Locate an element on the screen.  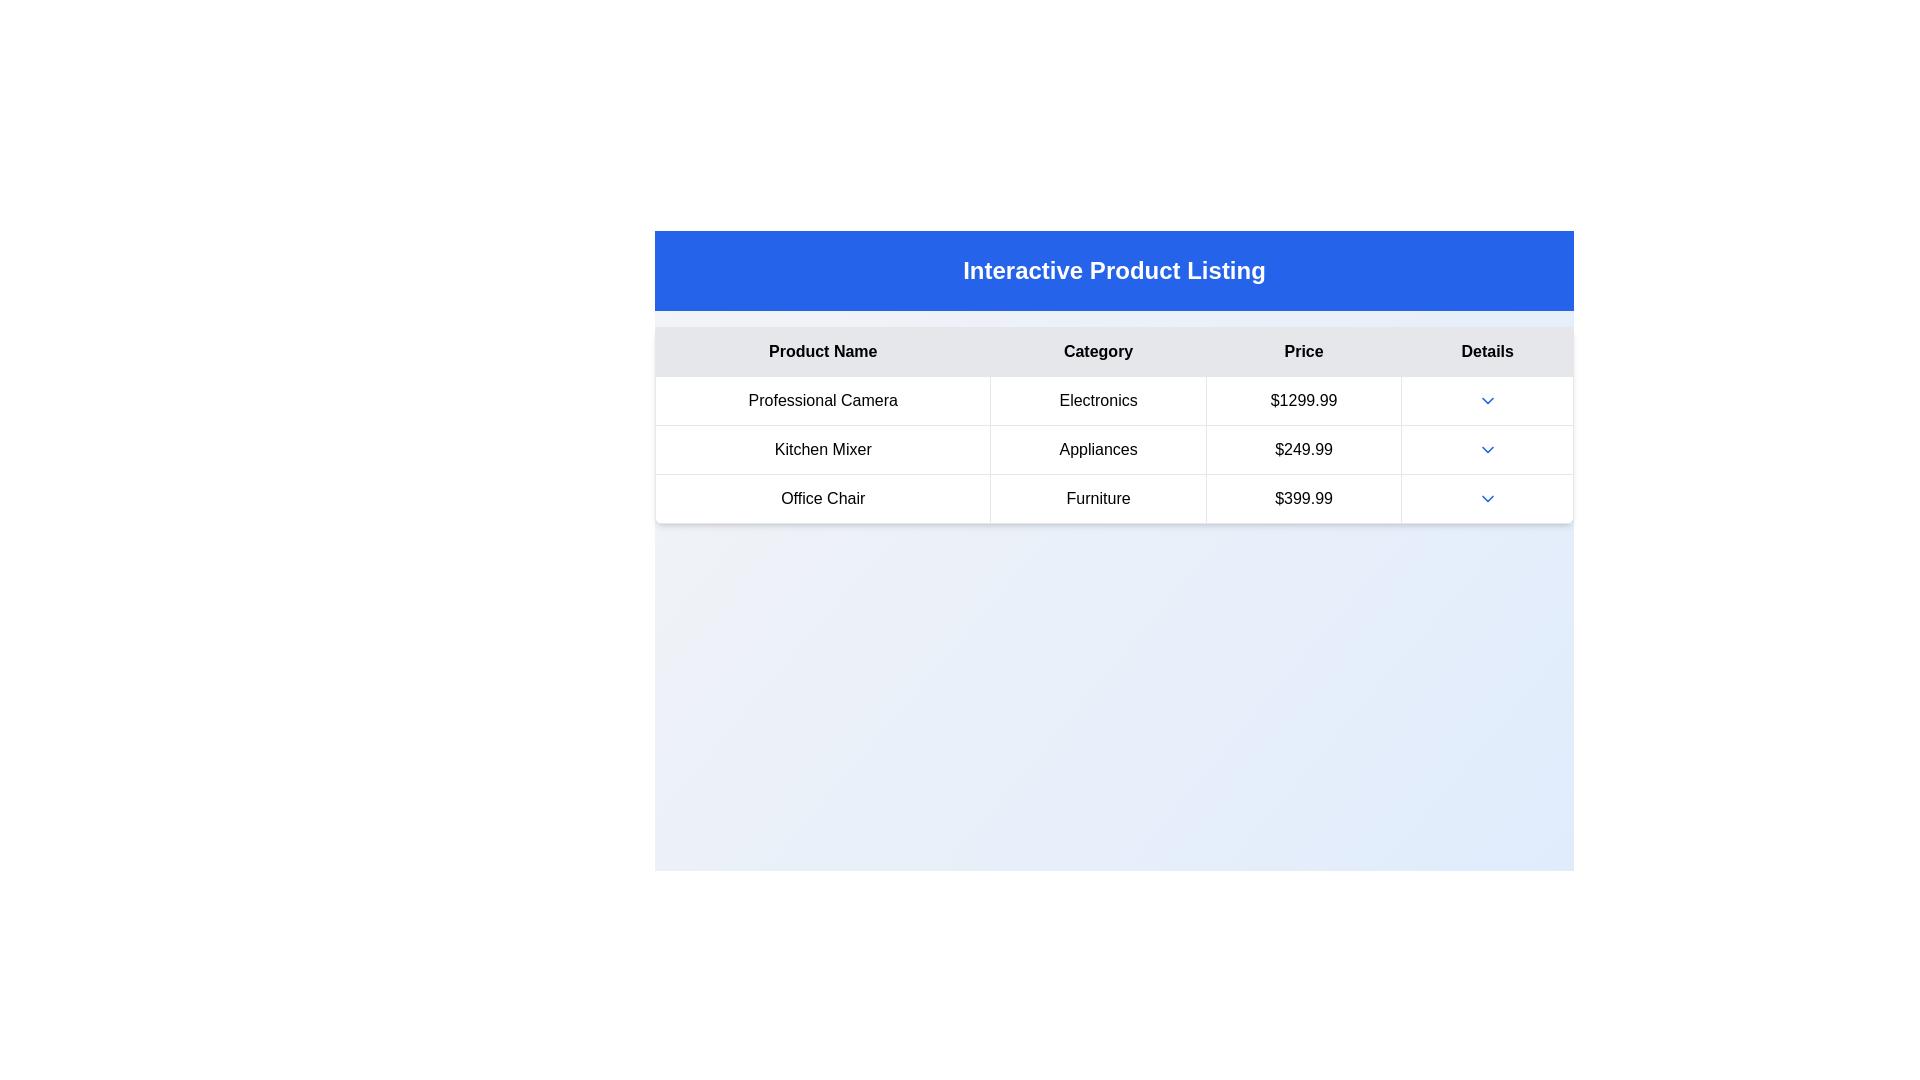
the 'Category' label in the table header, which is the second column header with bold black text on a light grey background is located at coordinates (1097, 350).